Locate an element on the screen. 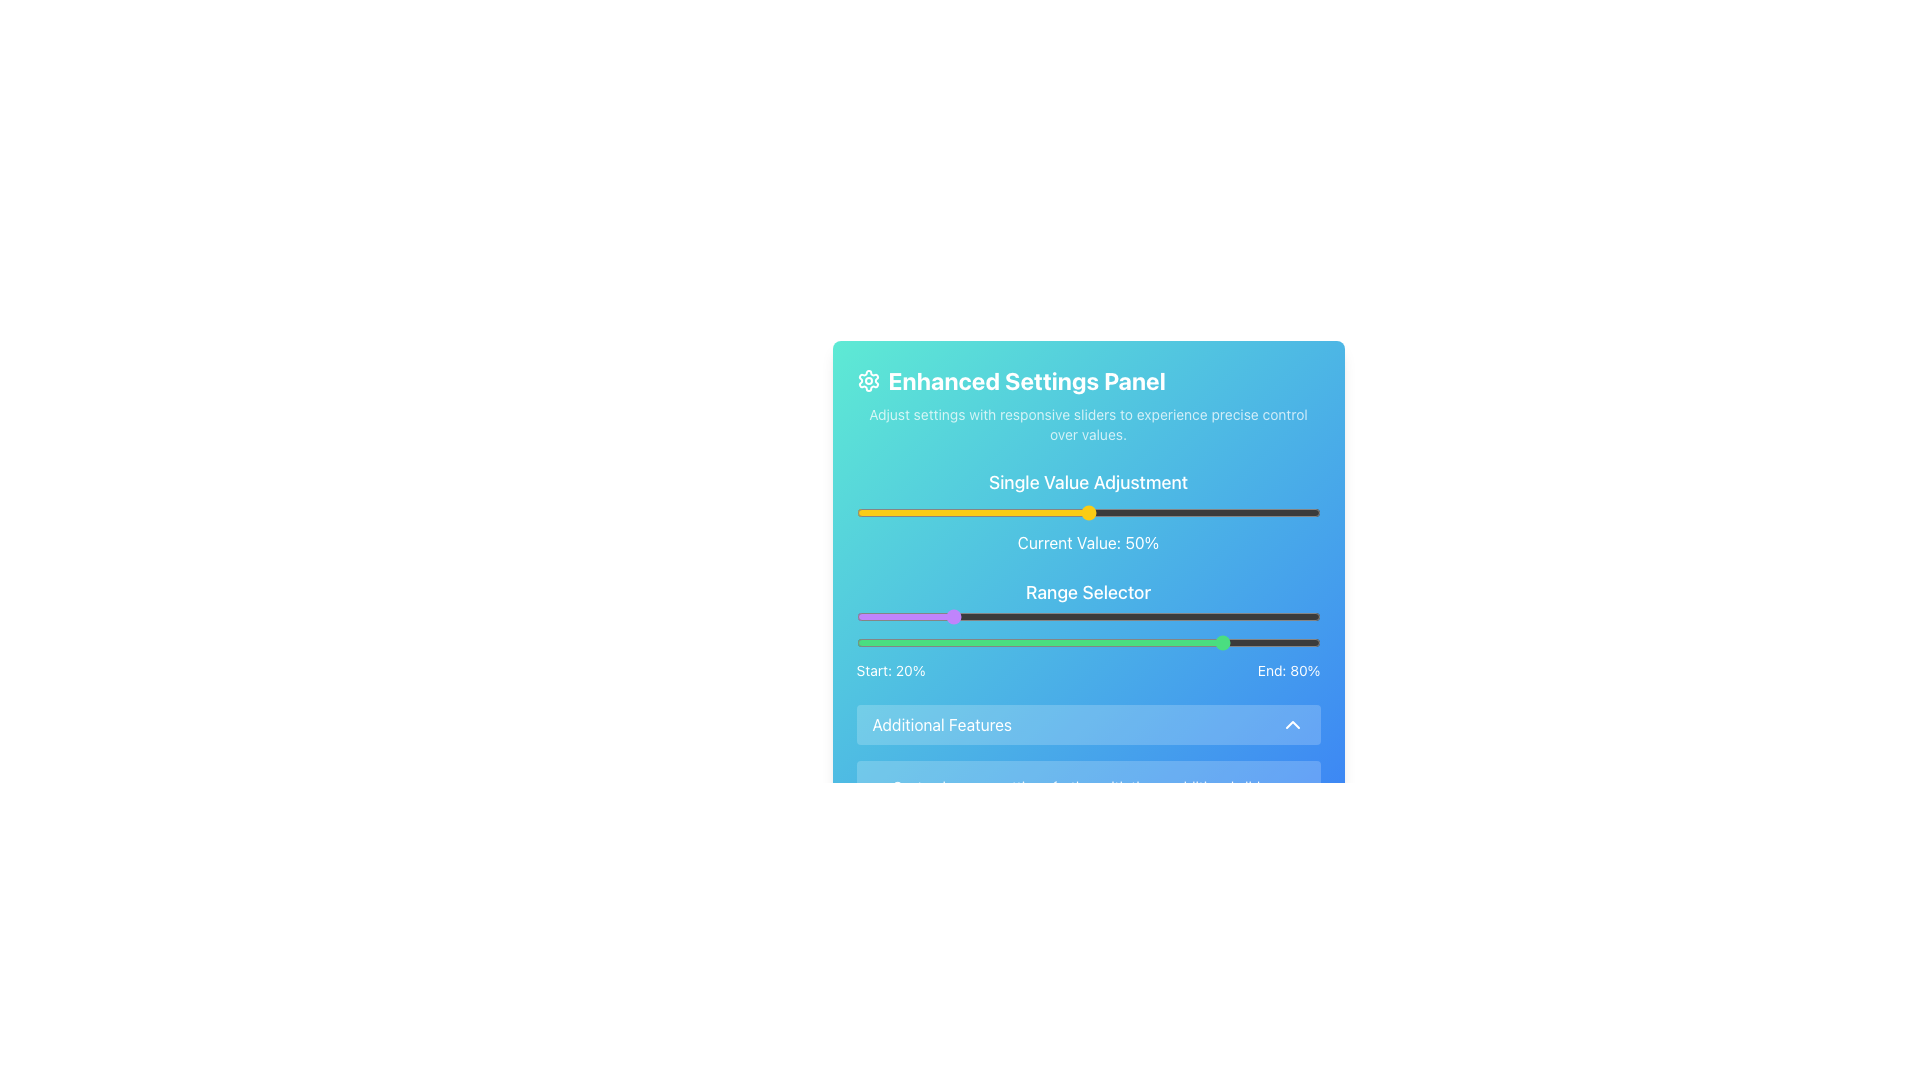 The image size is (1920, 1080). text label displaying 'Single Value Adjustment', which is styled as a bold and larger font heading at the top of its section is located at coordinates (1087, 482).